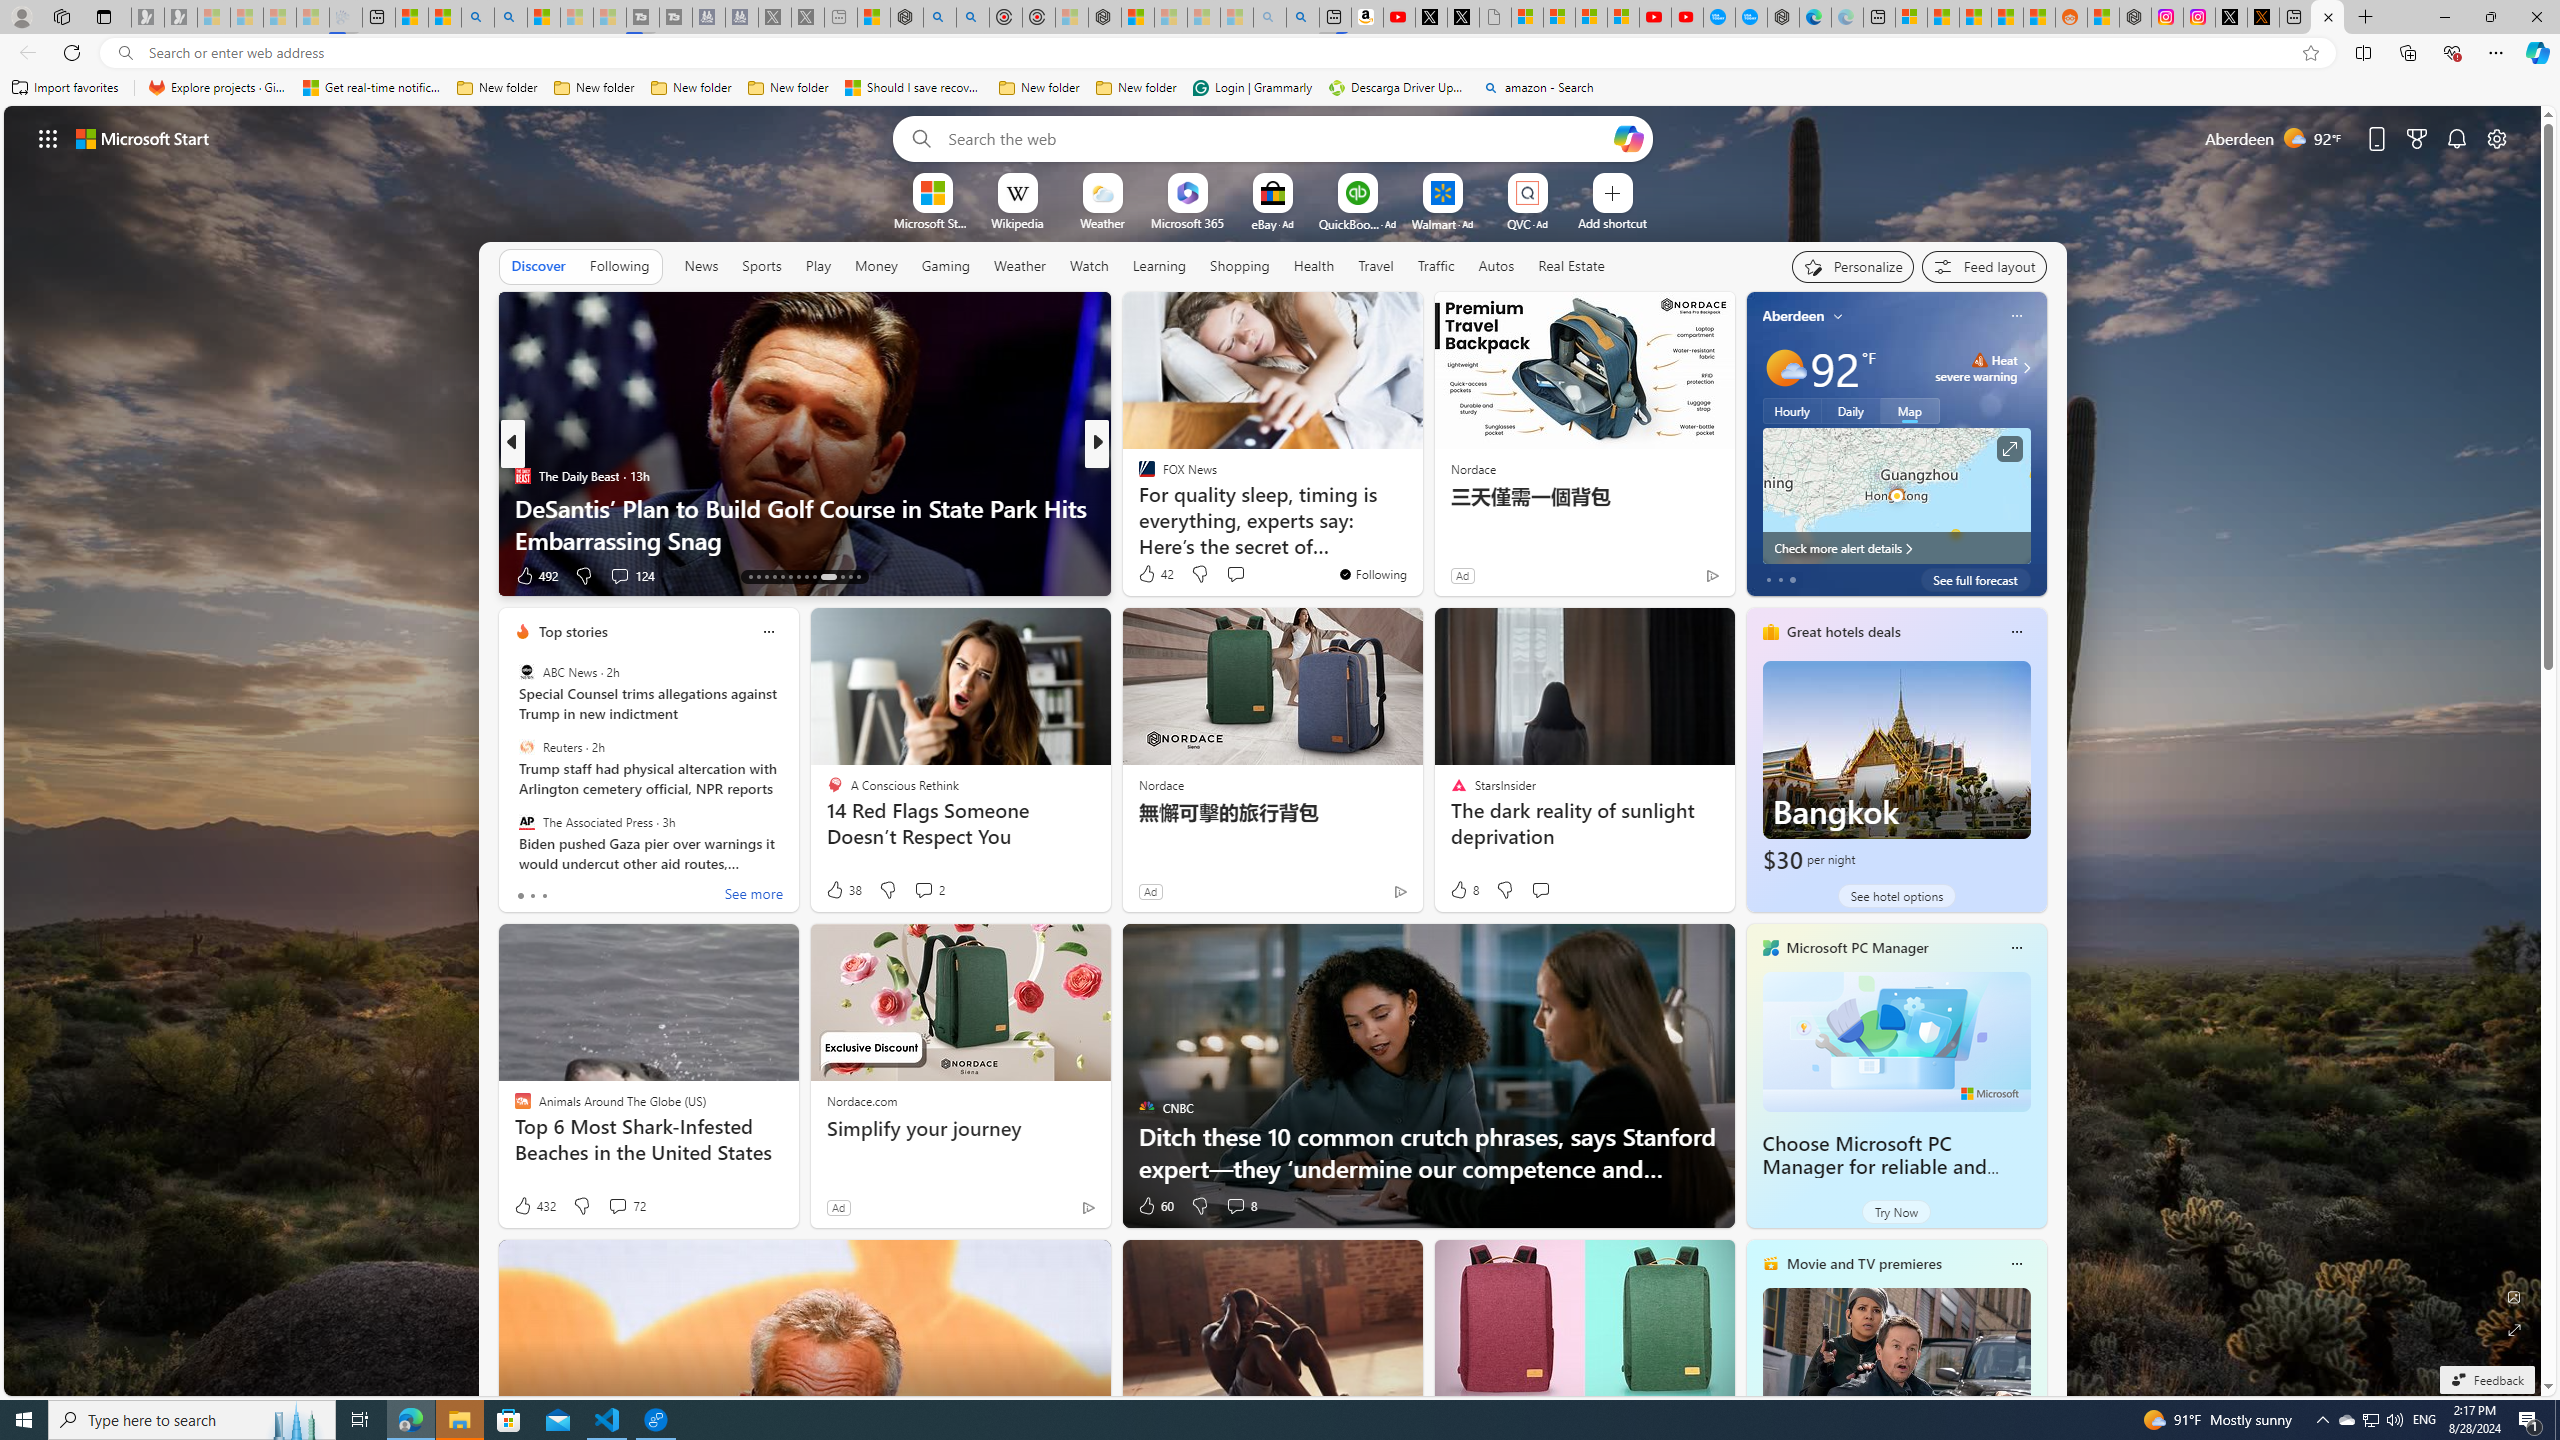  I want to click on 'Mostly sunny', so click(1784, 367).